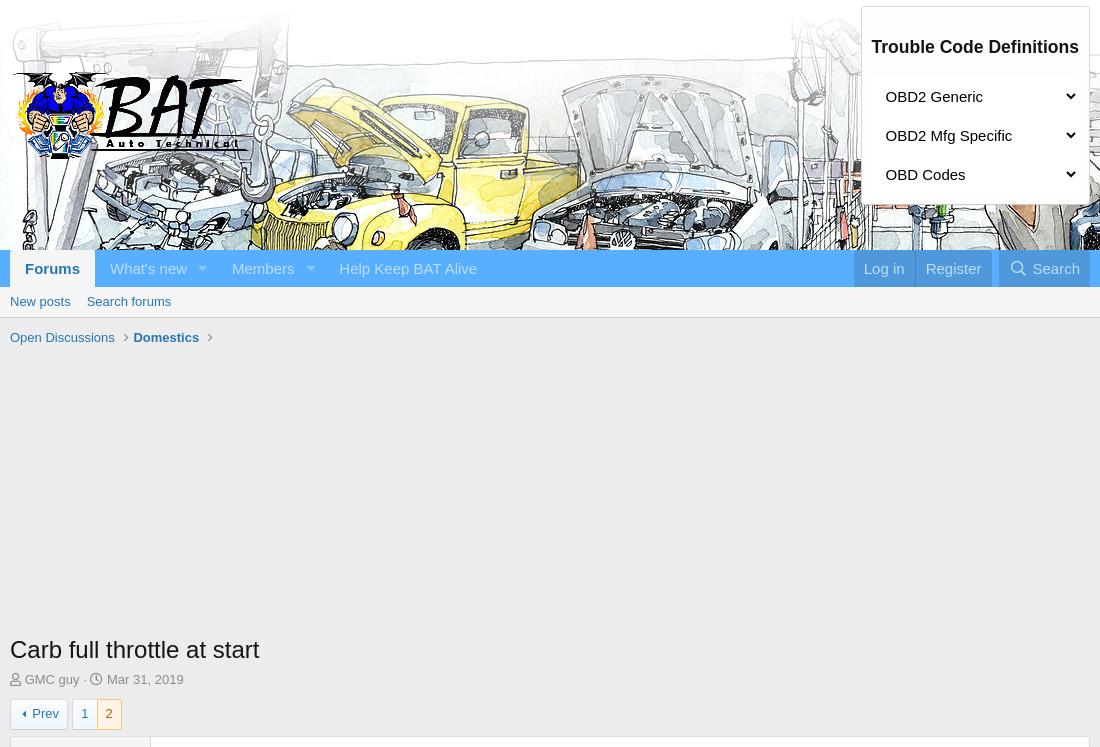 This screenshot has height=747, width=1100. What do you see at coordinates (50, 679) in the screenshot?
I see `'GMC guy'` at bounding box center [50, 679].